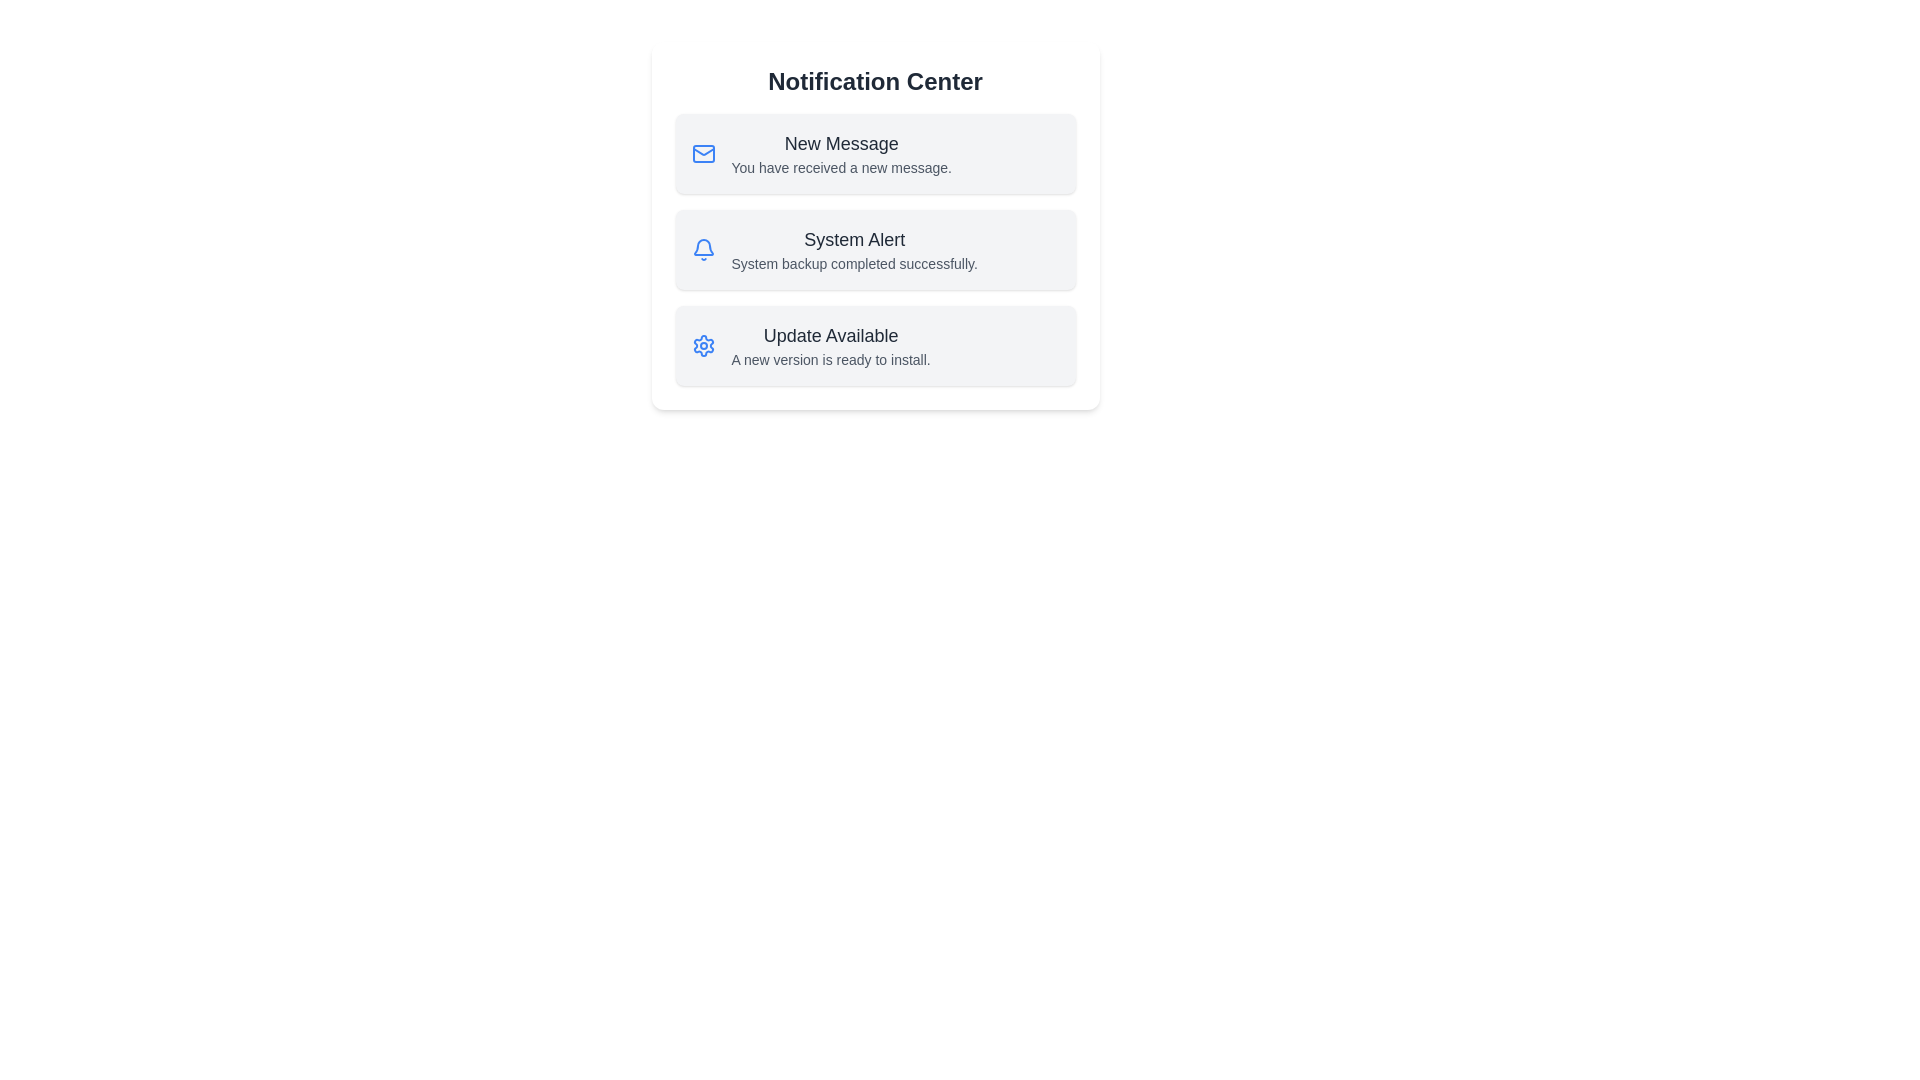  Describe the element at coordinates (854, 262) in the screenshot. I see `text label displaying the message 'System backup completed successfully.' located under the 'System Alert' heading in the Notification Center` at that location.